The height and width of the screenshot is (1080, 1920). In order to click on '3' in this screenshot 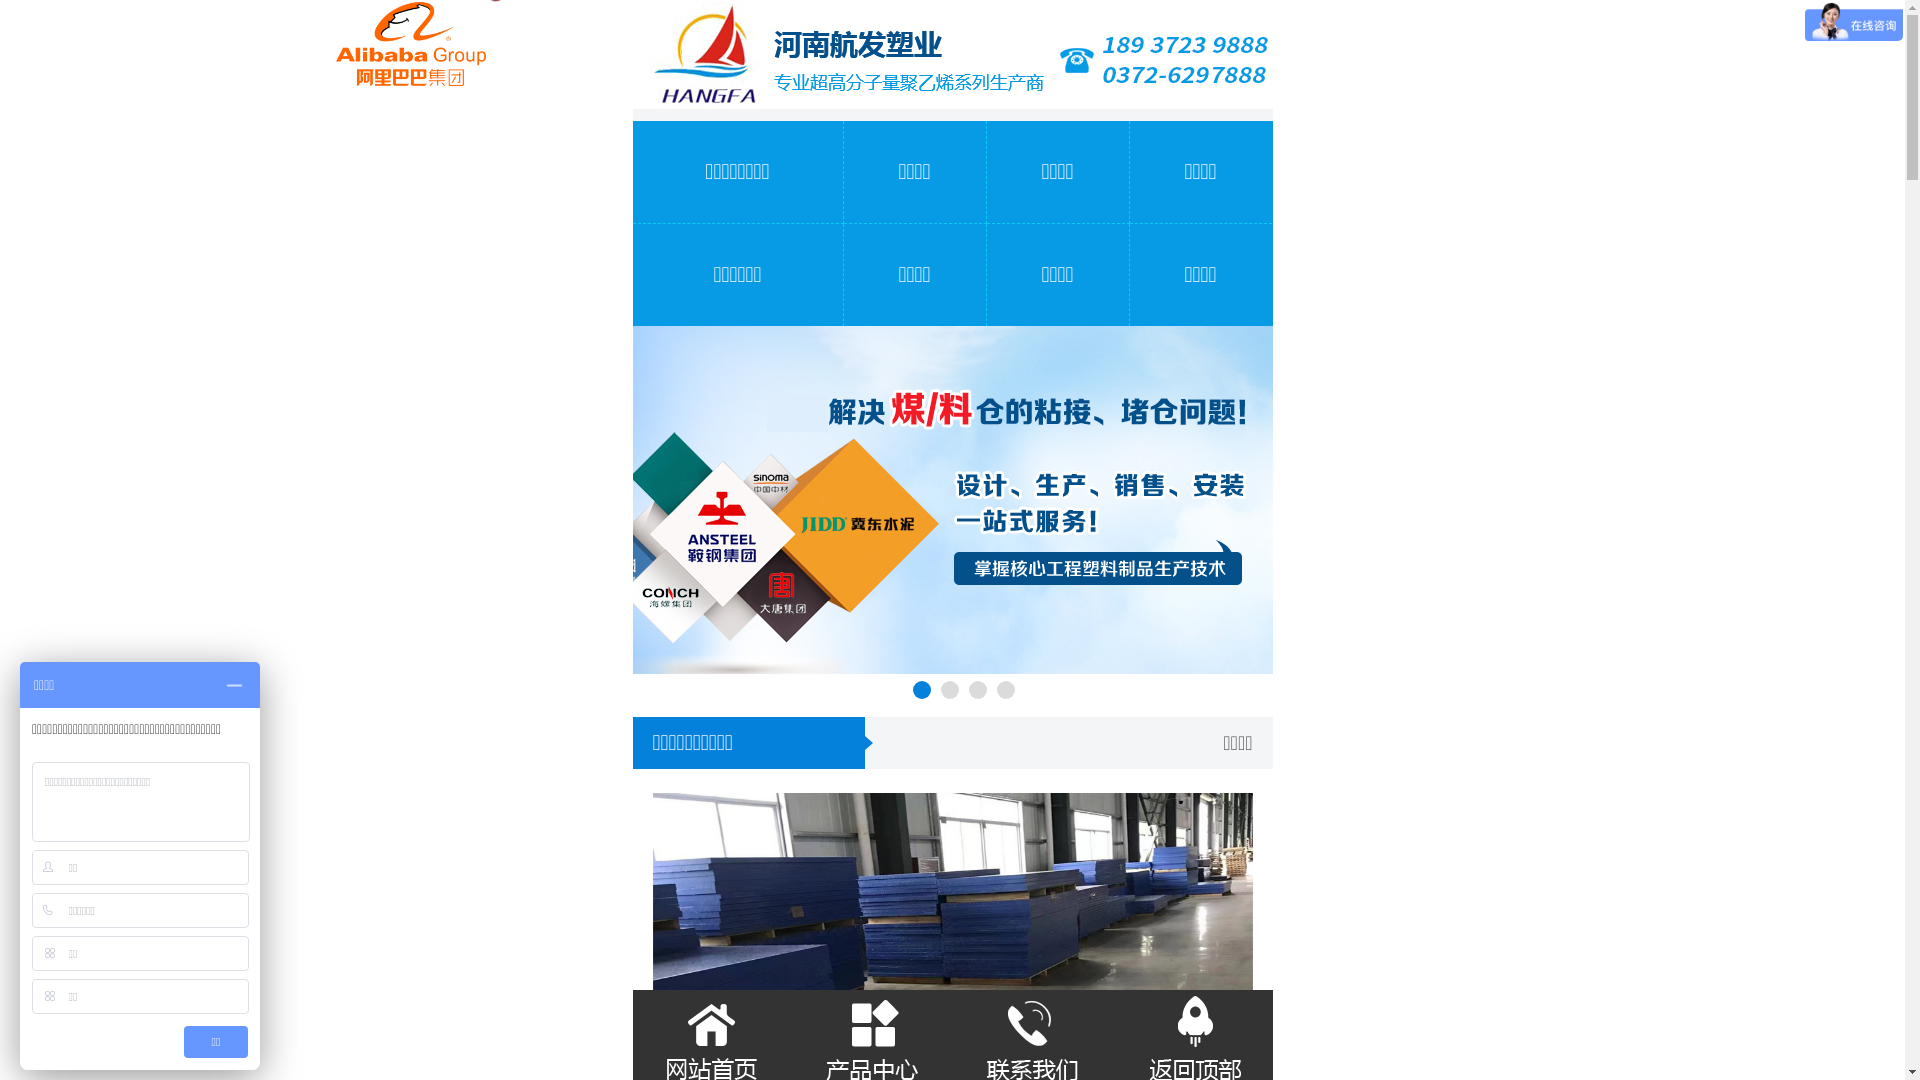, I will do `click(968, 689)`.